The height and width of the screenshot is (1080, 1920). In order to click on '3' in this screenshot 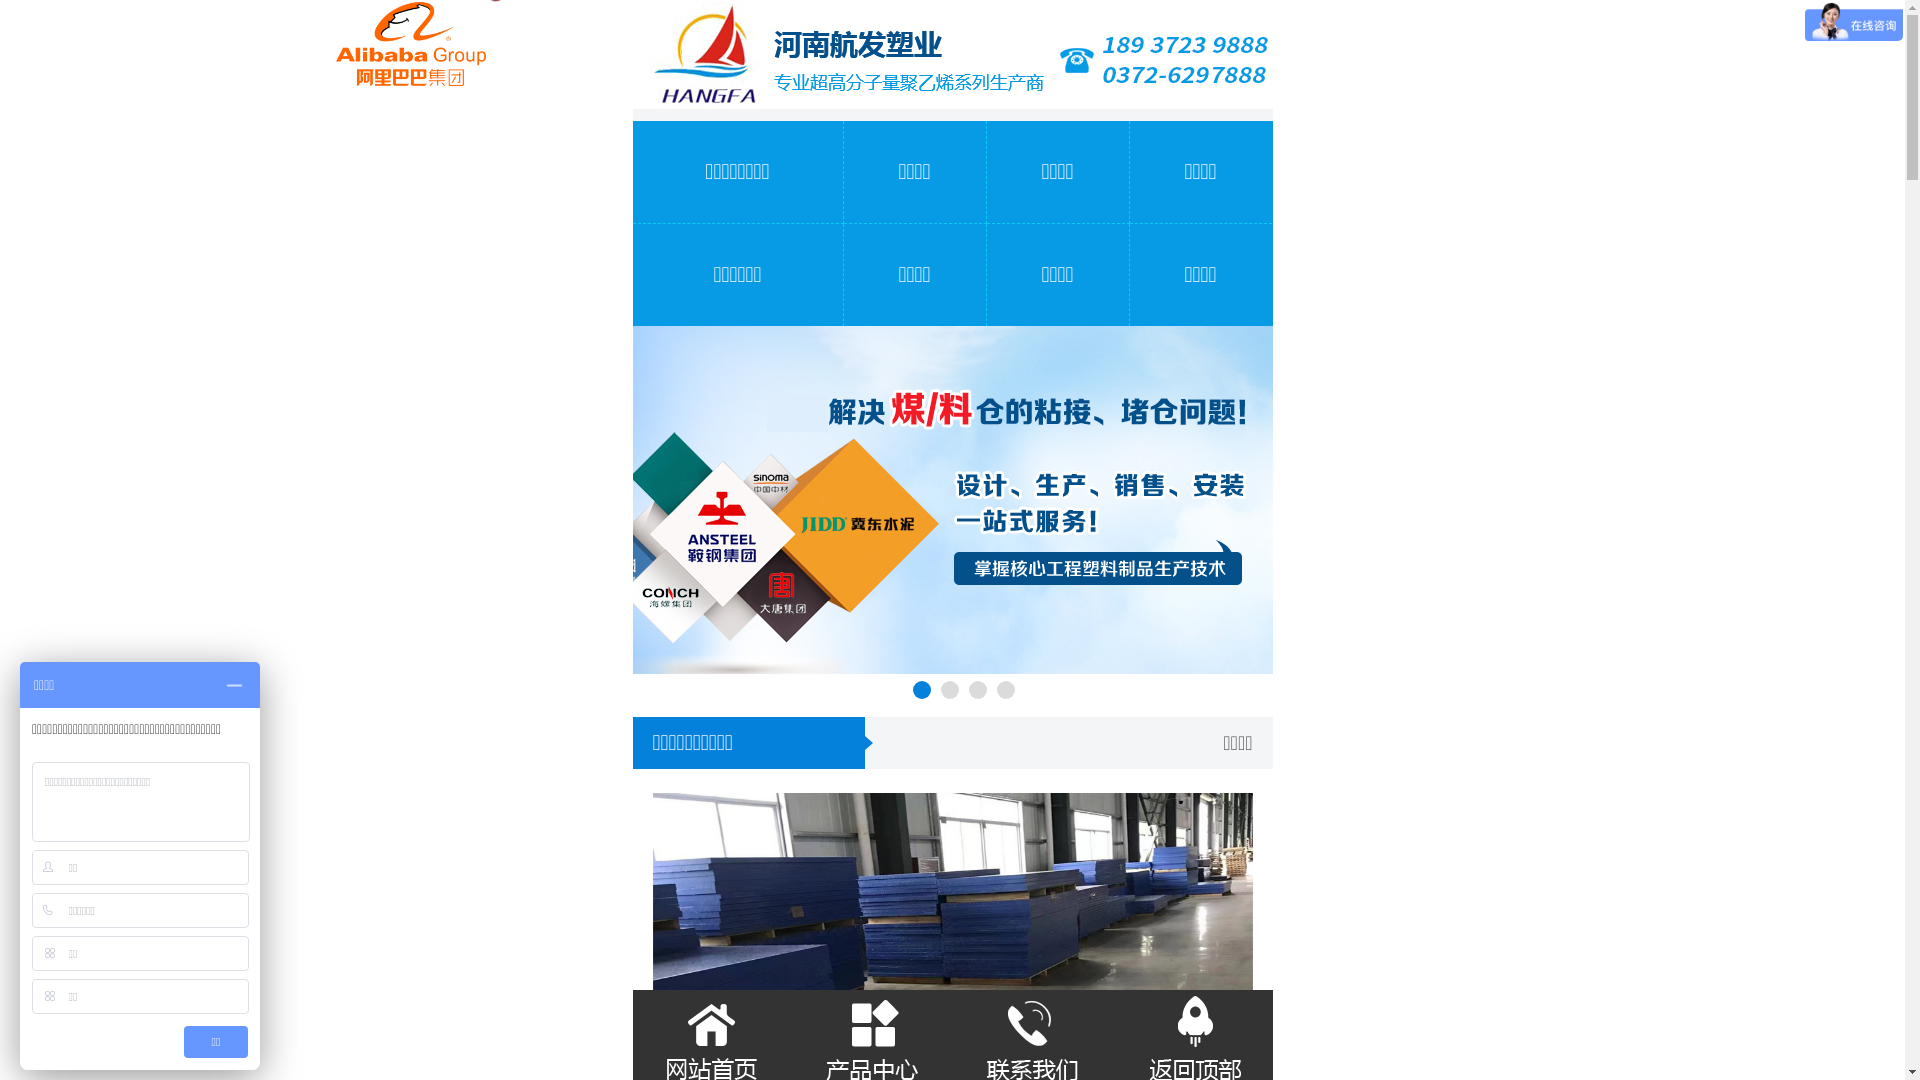, I will do `click(968, 689)`.